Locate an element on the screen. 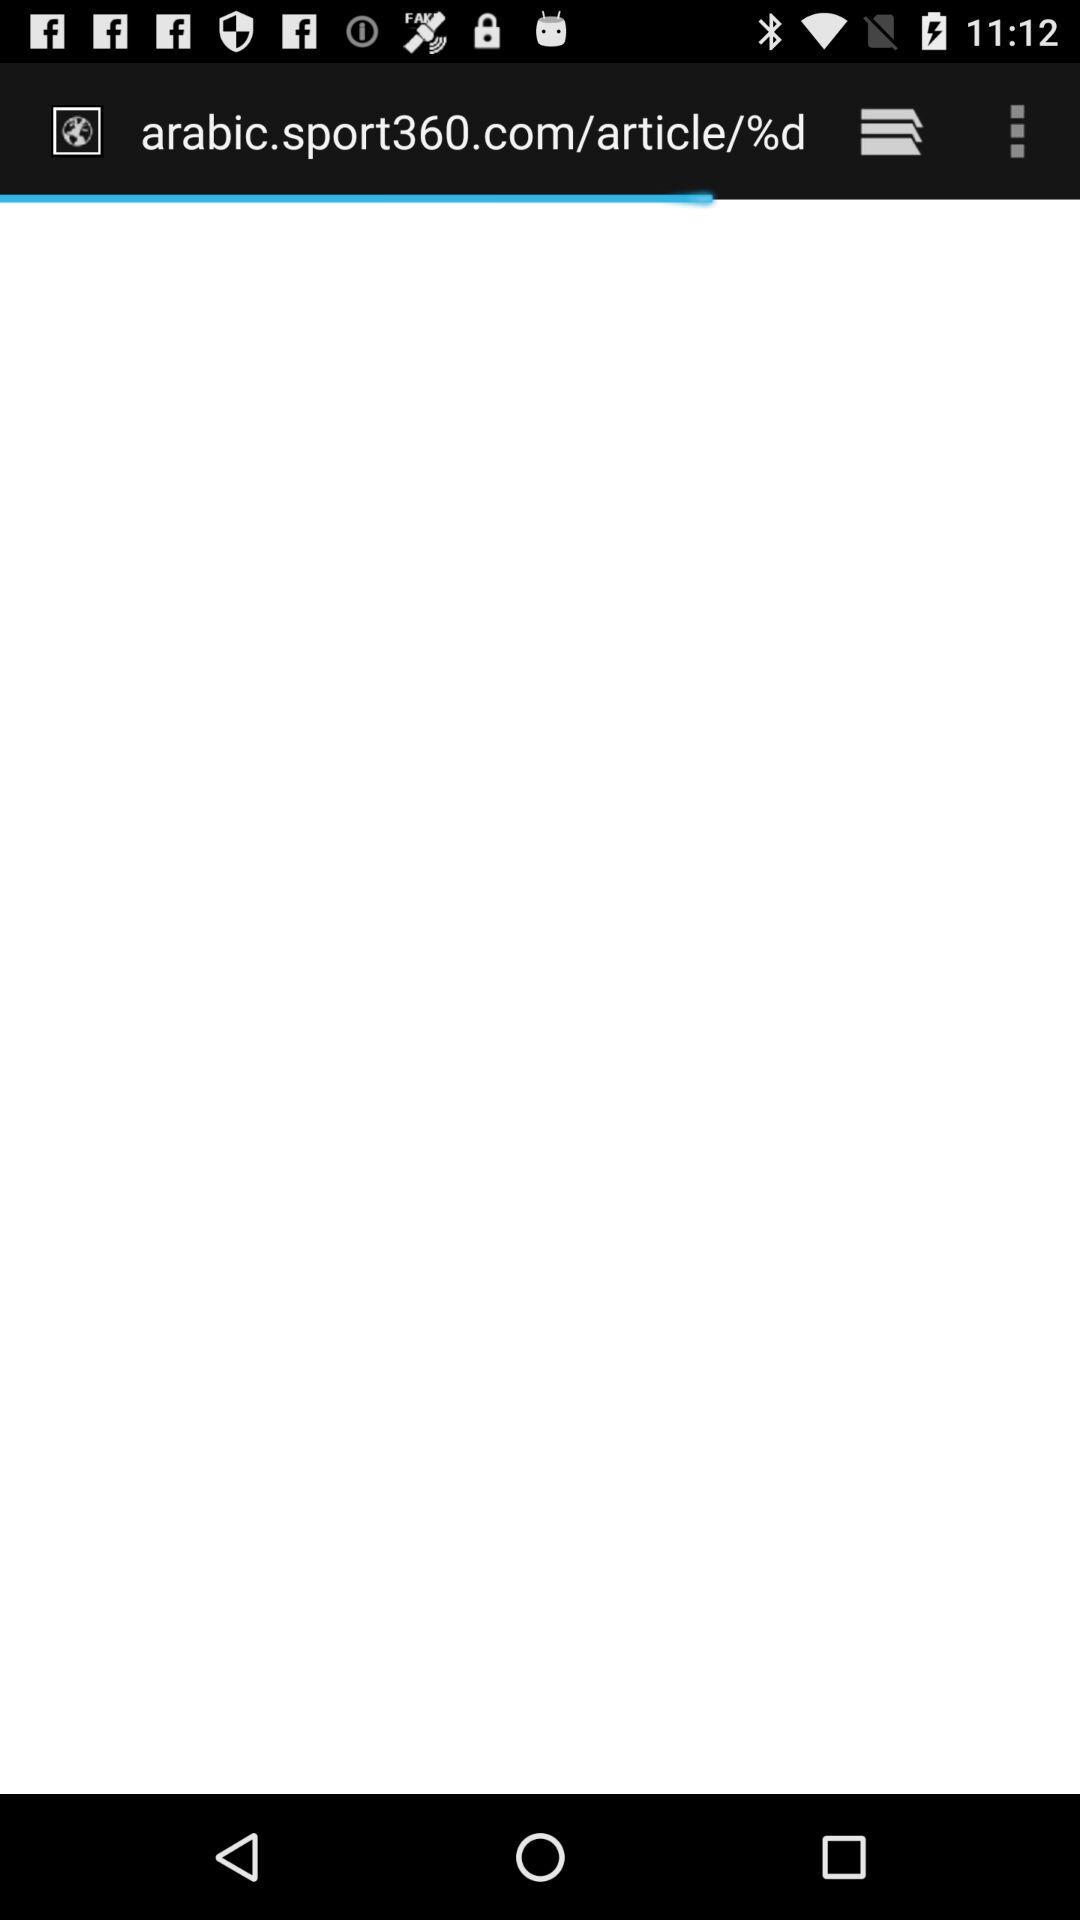 This screenshot has height=1920, width=1080. item at the center is located at coordinates (540, 996).